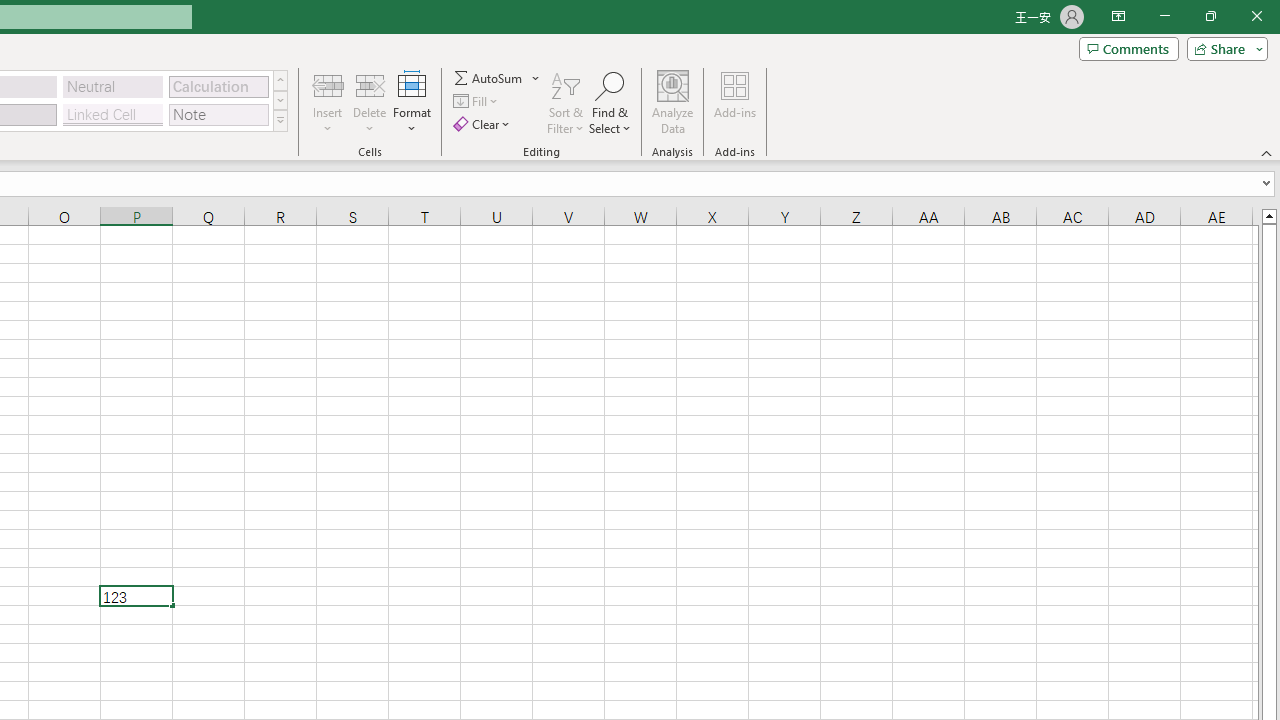 This screenshot has height=720, width=1280. I want to click on 'Neutral', so click(112, 85).